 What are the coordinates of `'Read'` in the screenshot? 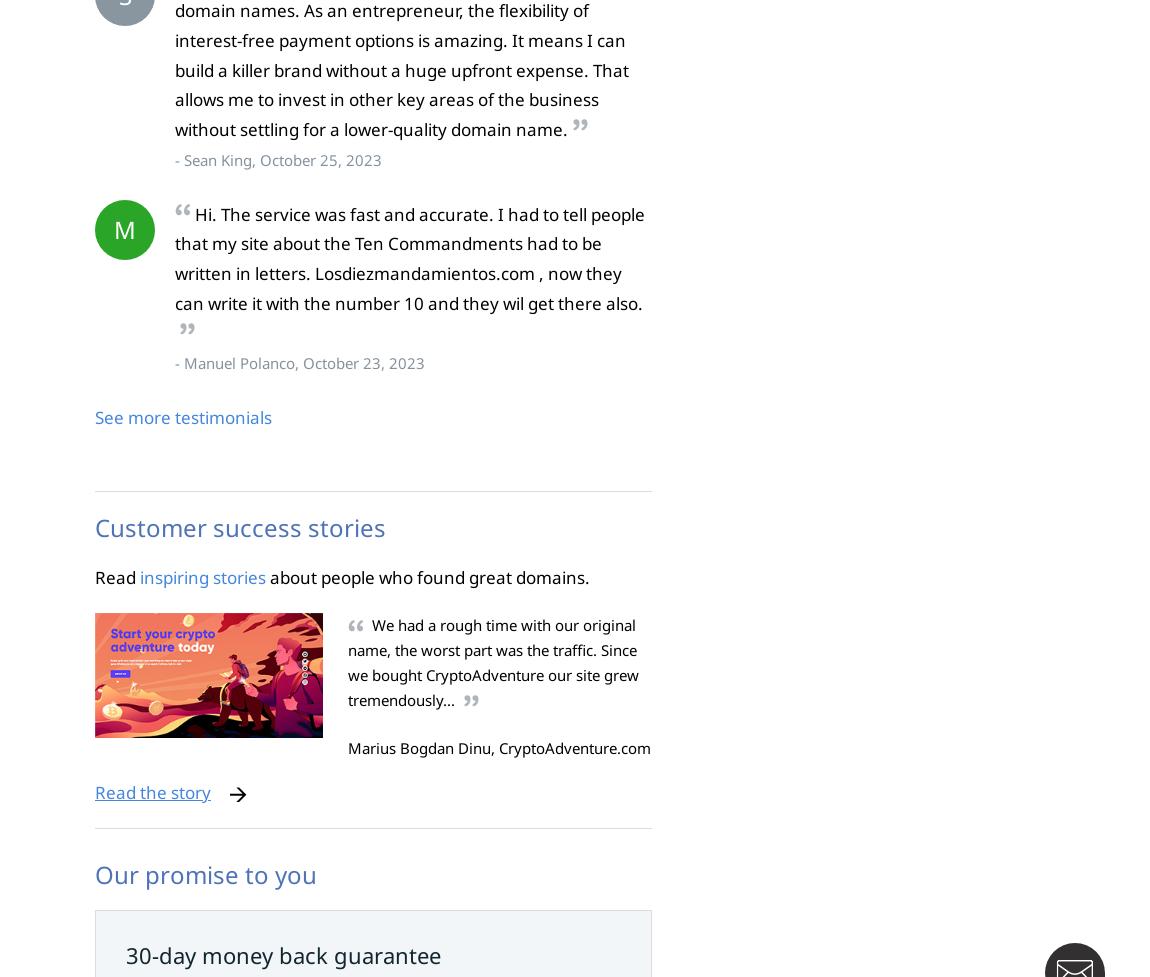 It's located at (116, 576).